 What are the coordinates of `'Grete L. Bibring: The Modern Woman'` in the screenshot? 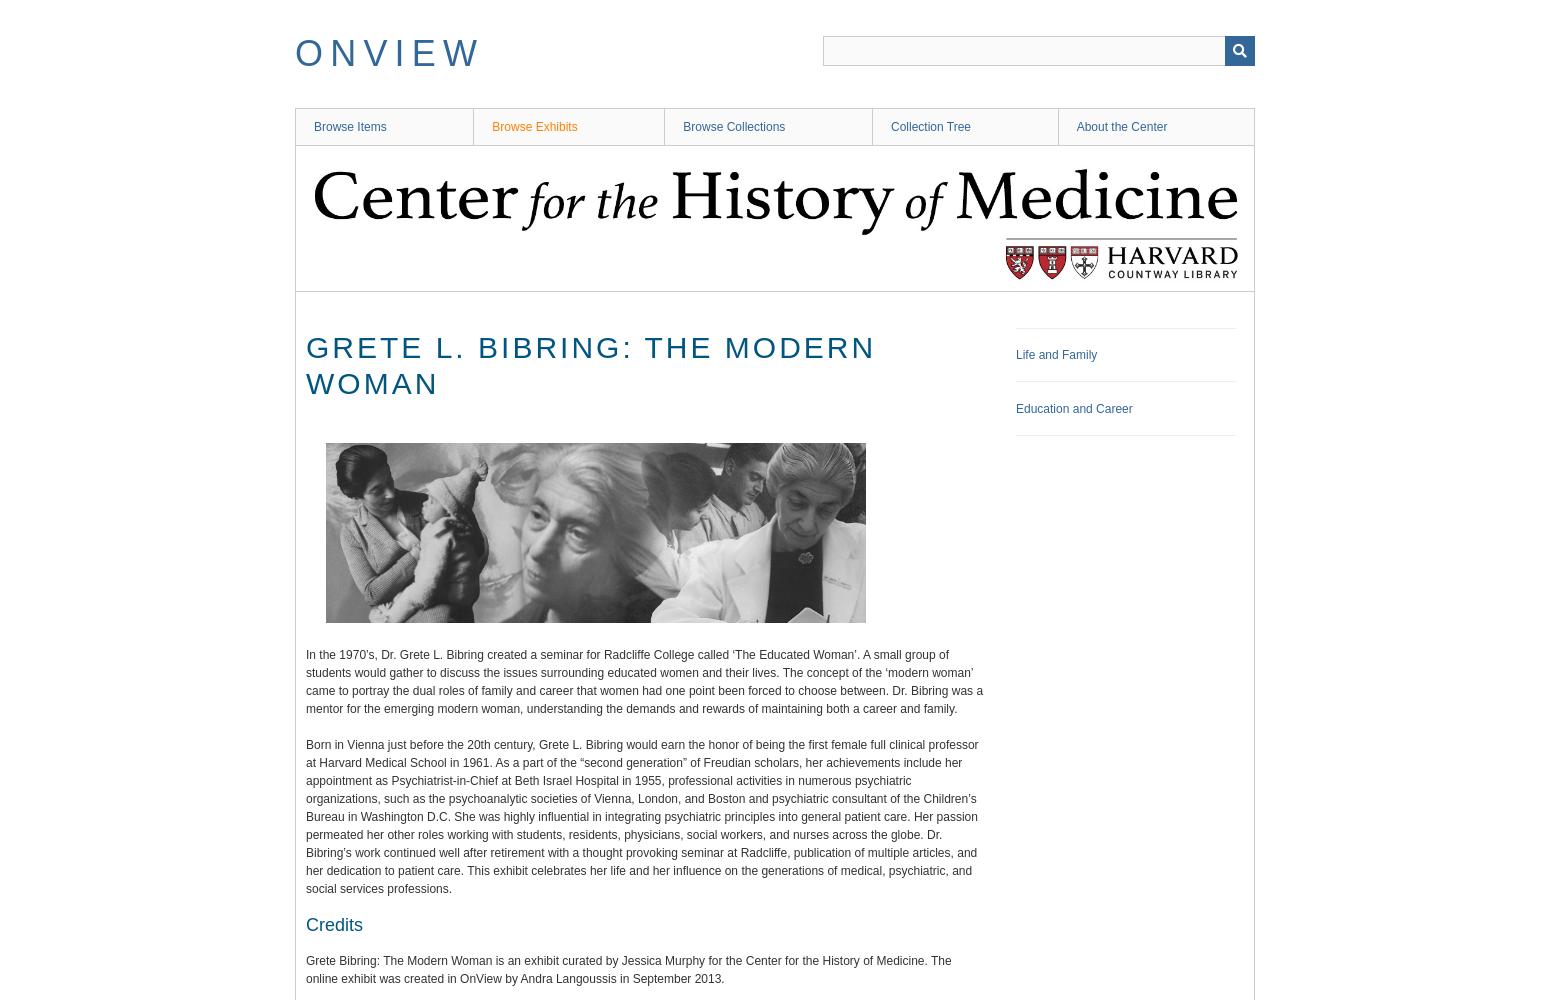 It's located at (305, 364).